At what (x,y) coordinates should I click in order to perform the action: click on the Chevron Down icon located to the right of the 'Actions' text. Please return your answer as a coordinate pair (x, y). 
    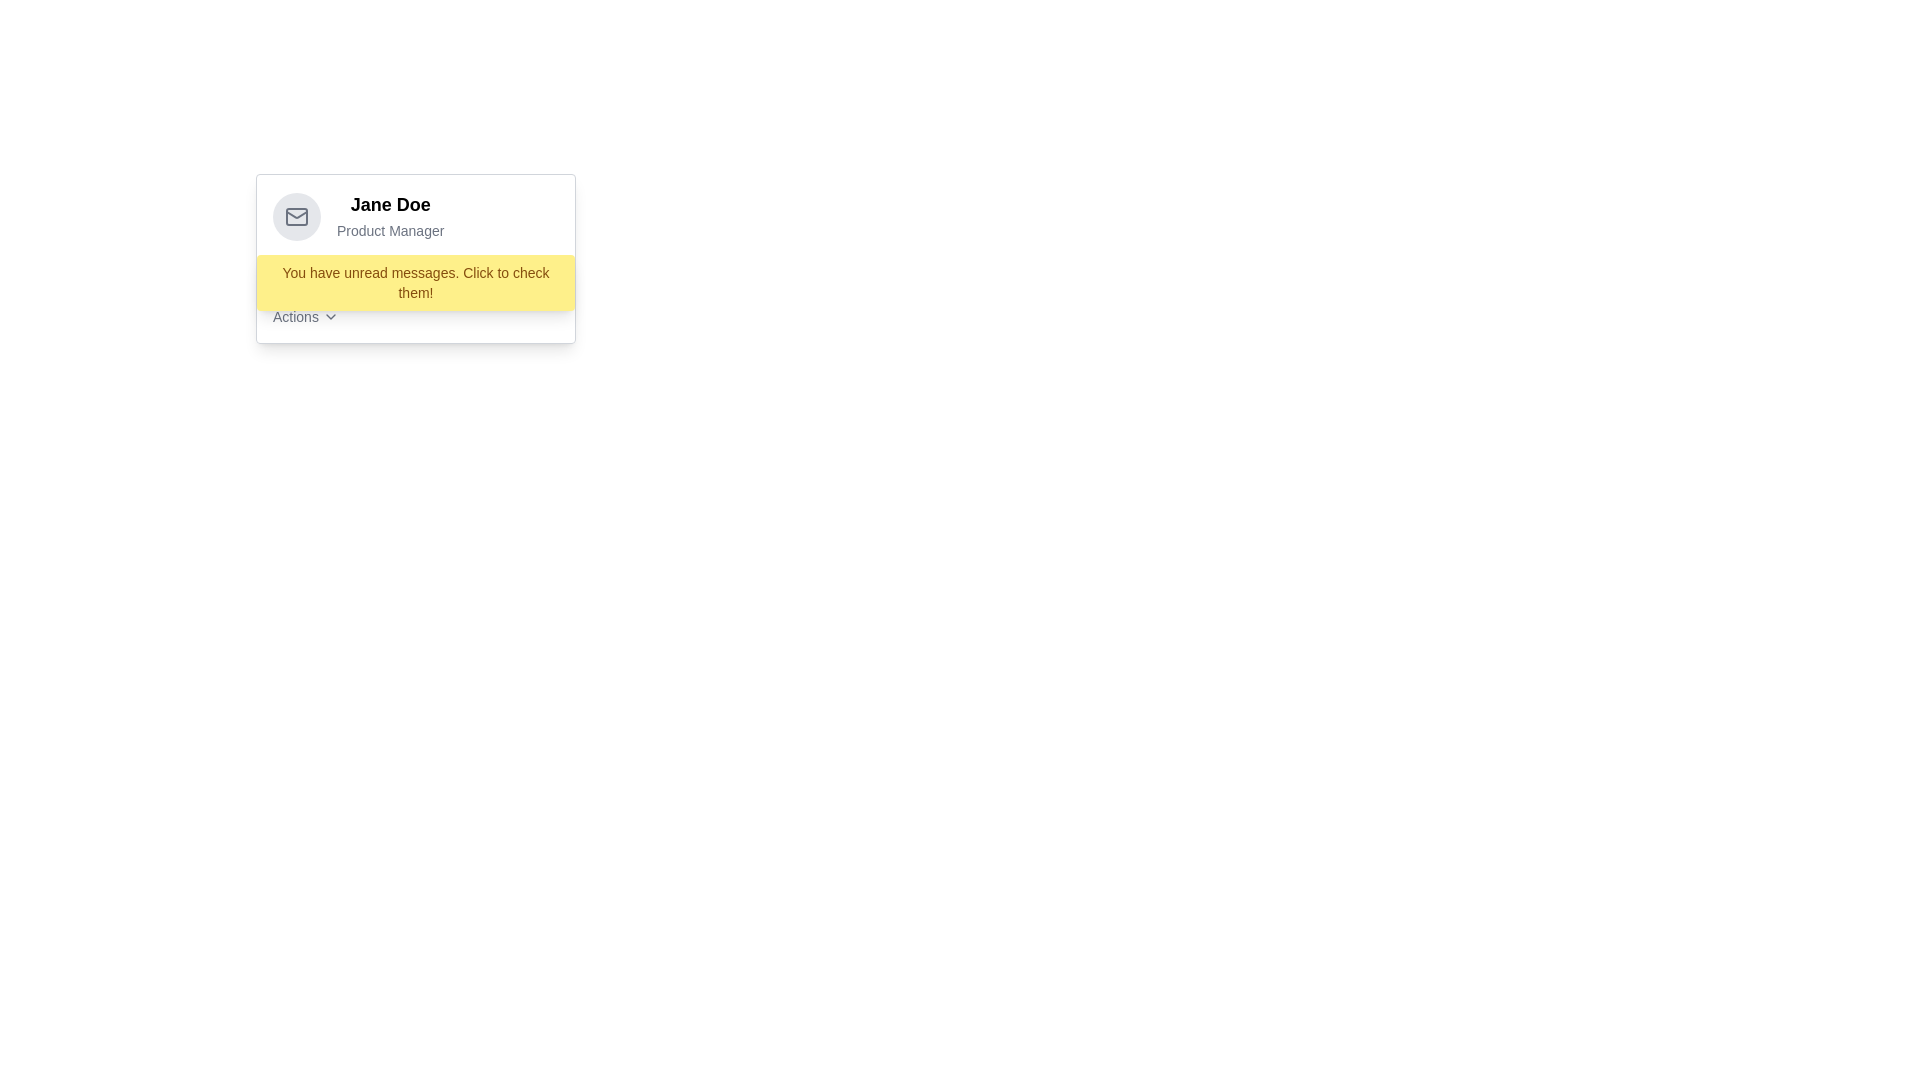
    Looking at the image, I should click on (331, 315).